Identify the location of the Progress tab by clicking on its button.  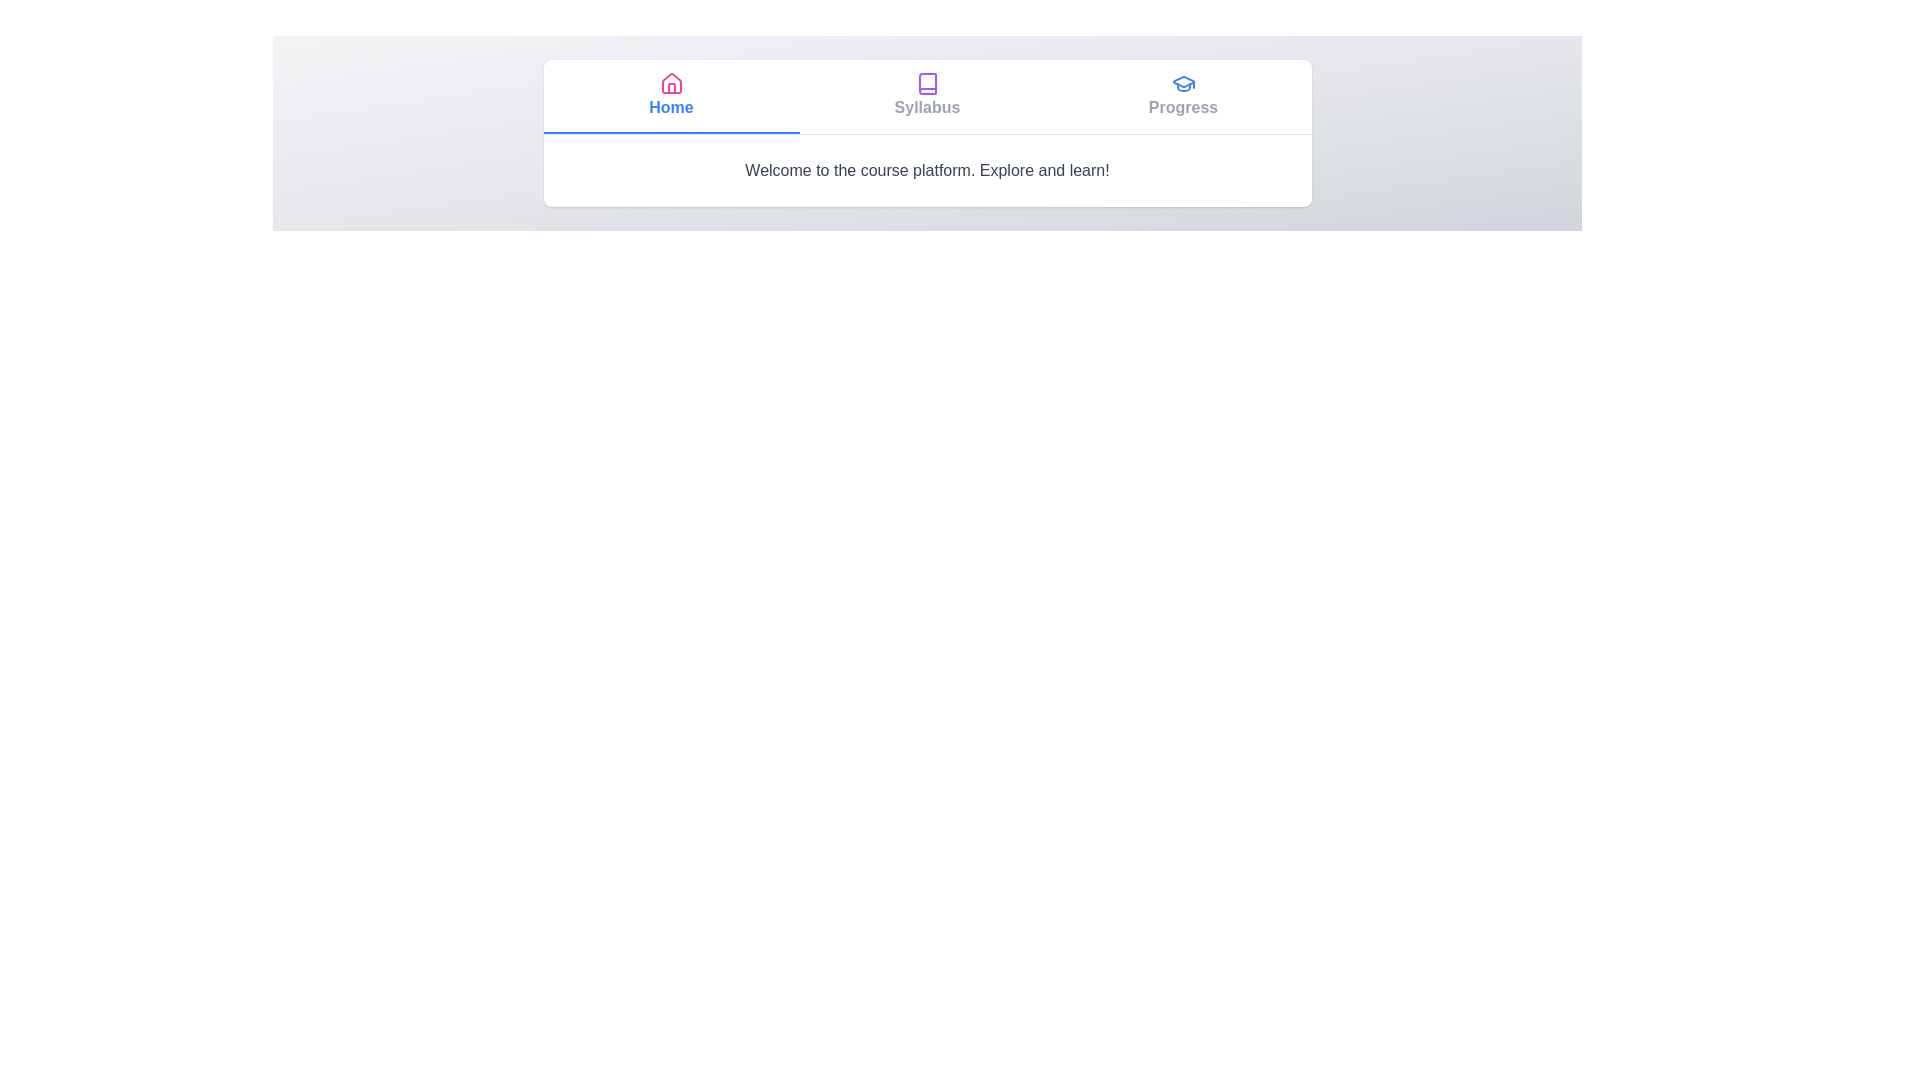
(1183, 96).